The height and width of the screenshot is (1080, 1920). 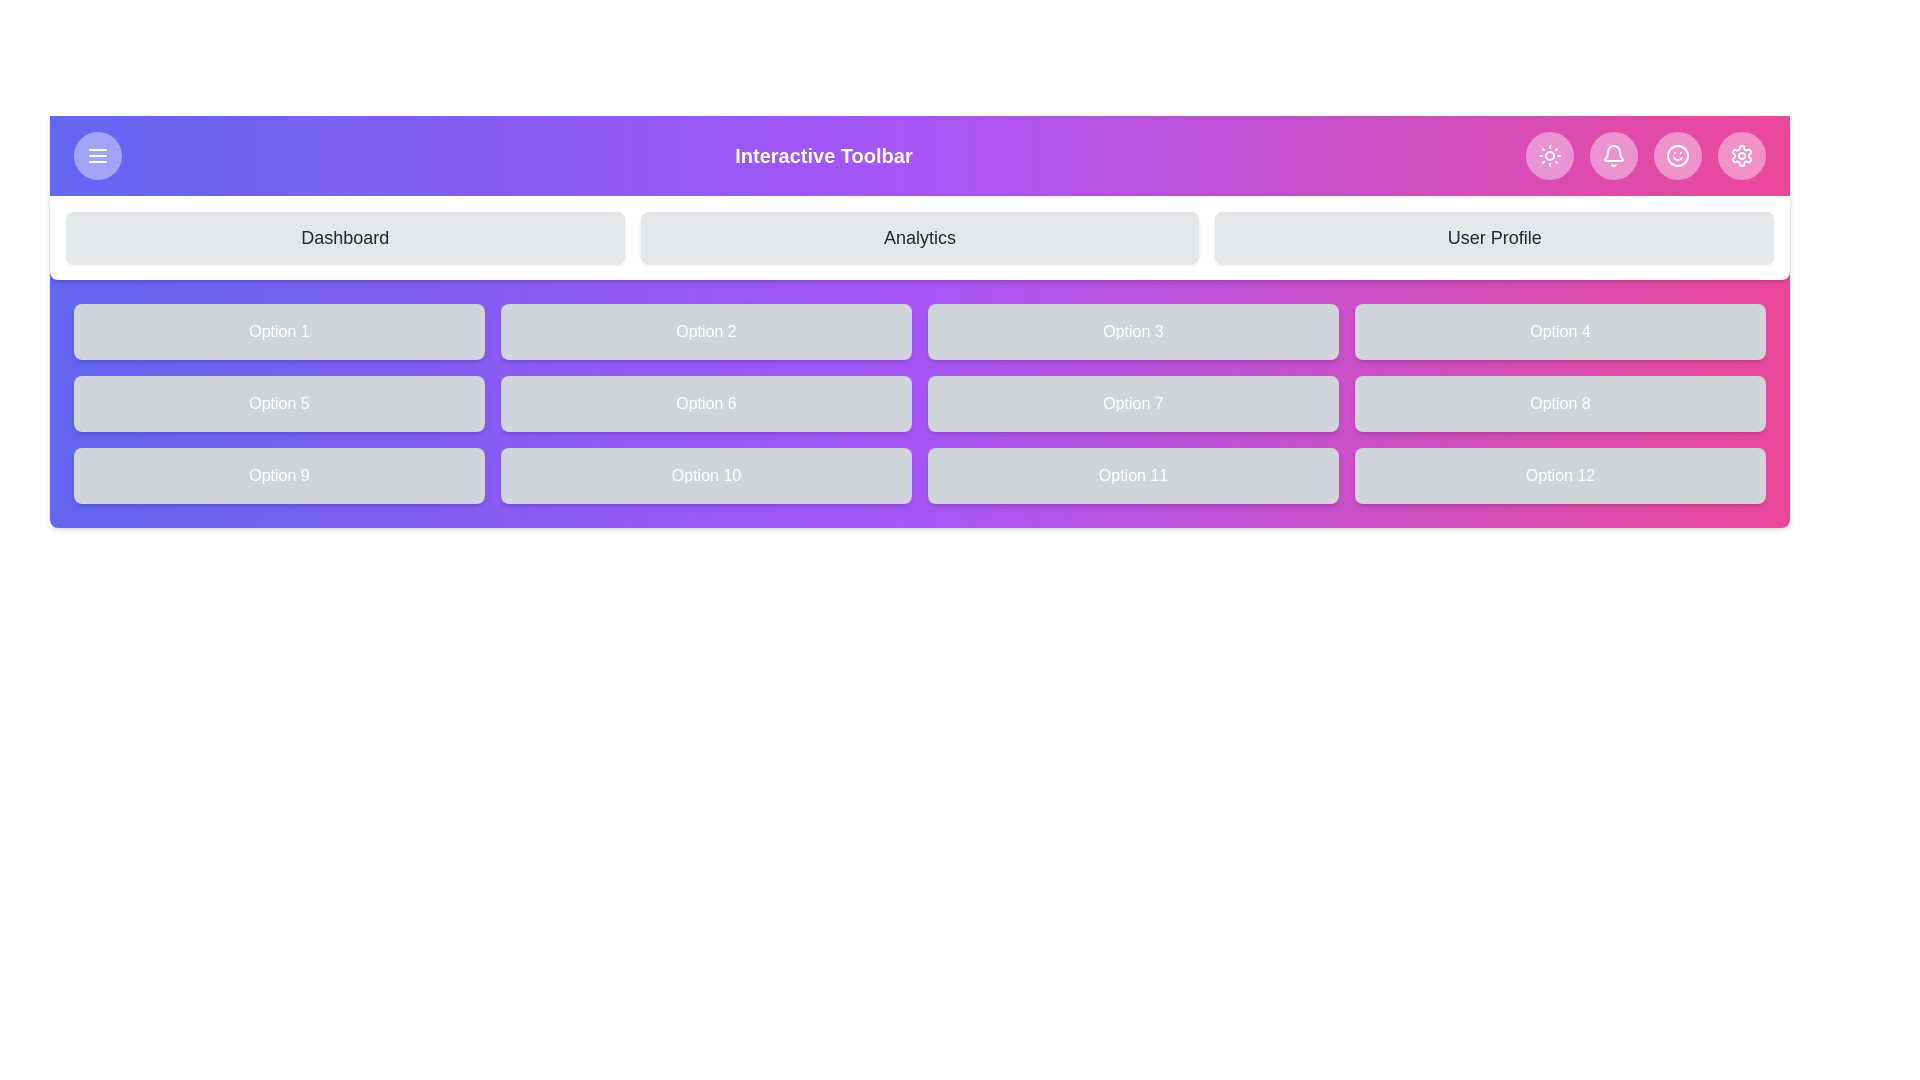 I want to click on the Dashboard section from the dashboard, so click(x=345, y=237).